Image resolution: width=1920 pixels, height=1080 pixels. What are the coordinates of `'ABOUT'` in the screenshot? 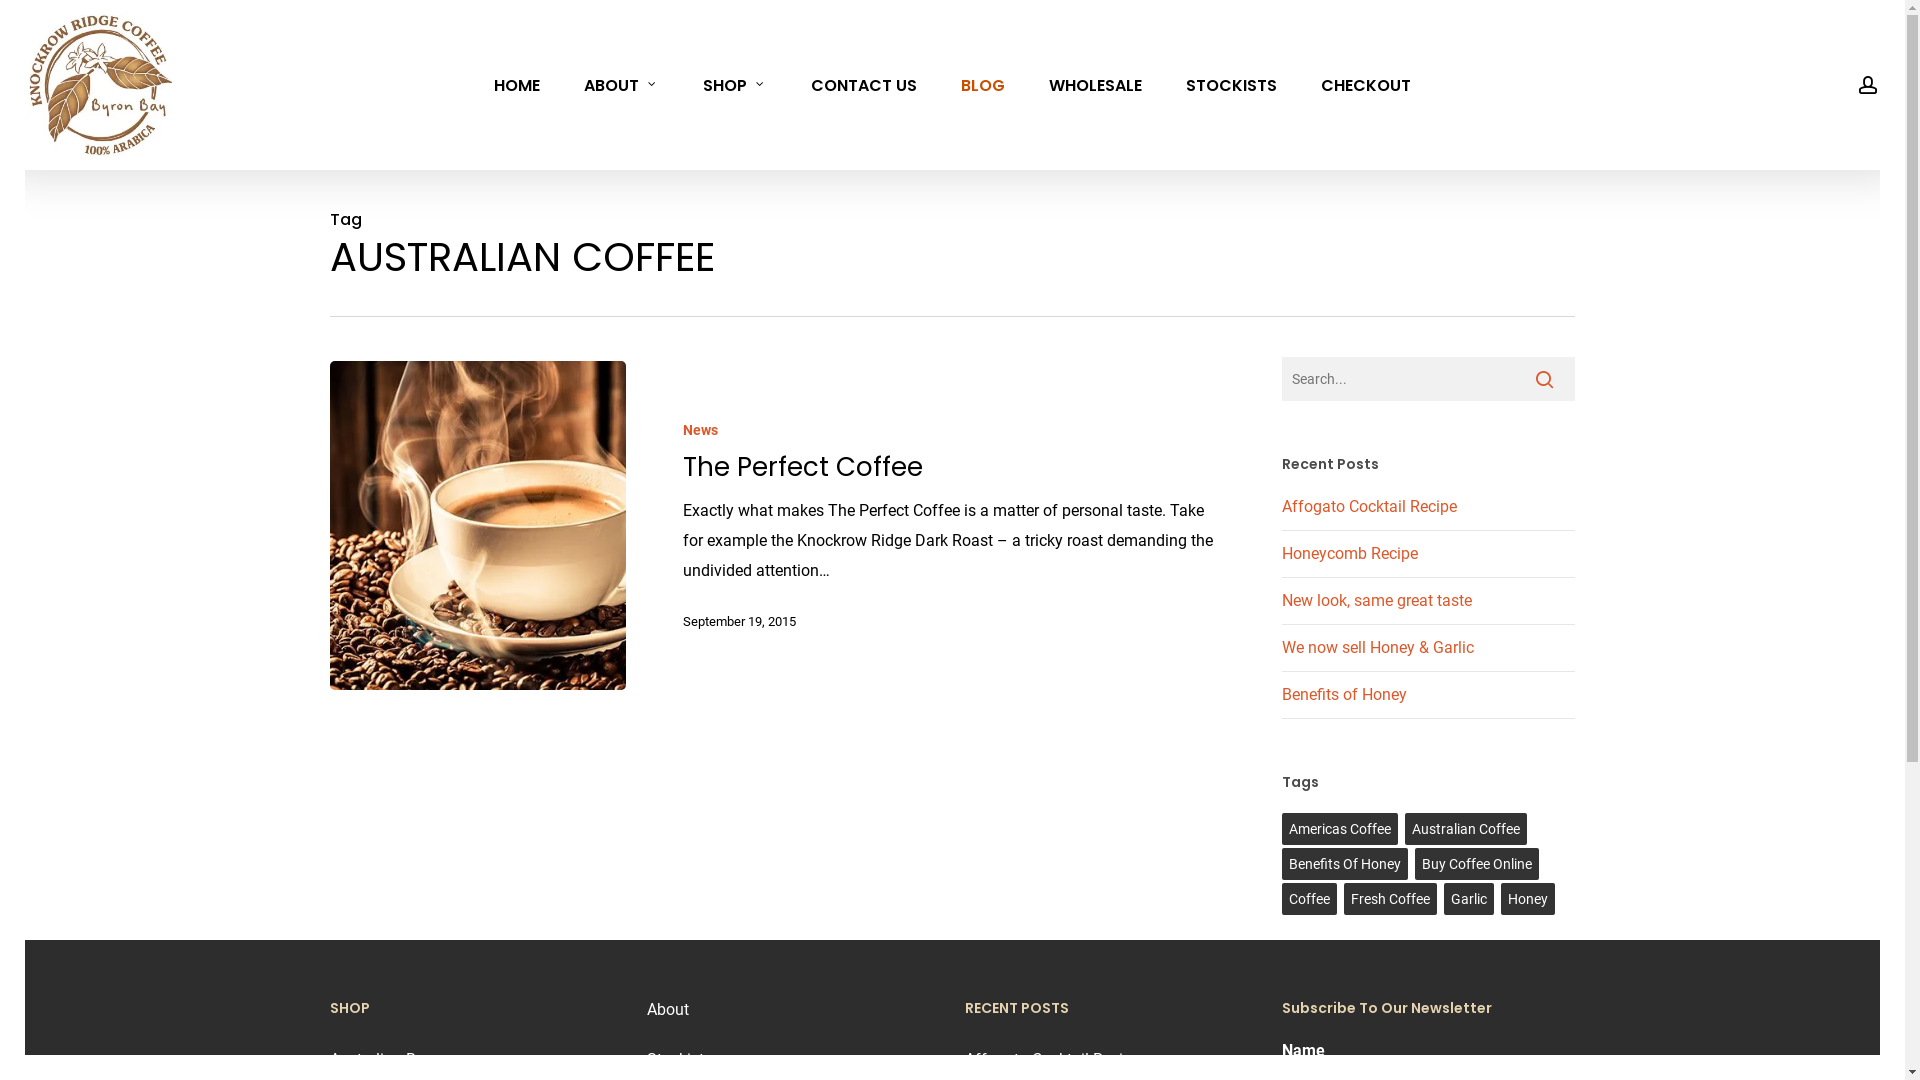 It's located at (620, 83).